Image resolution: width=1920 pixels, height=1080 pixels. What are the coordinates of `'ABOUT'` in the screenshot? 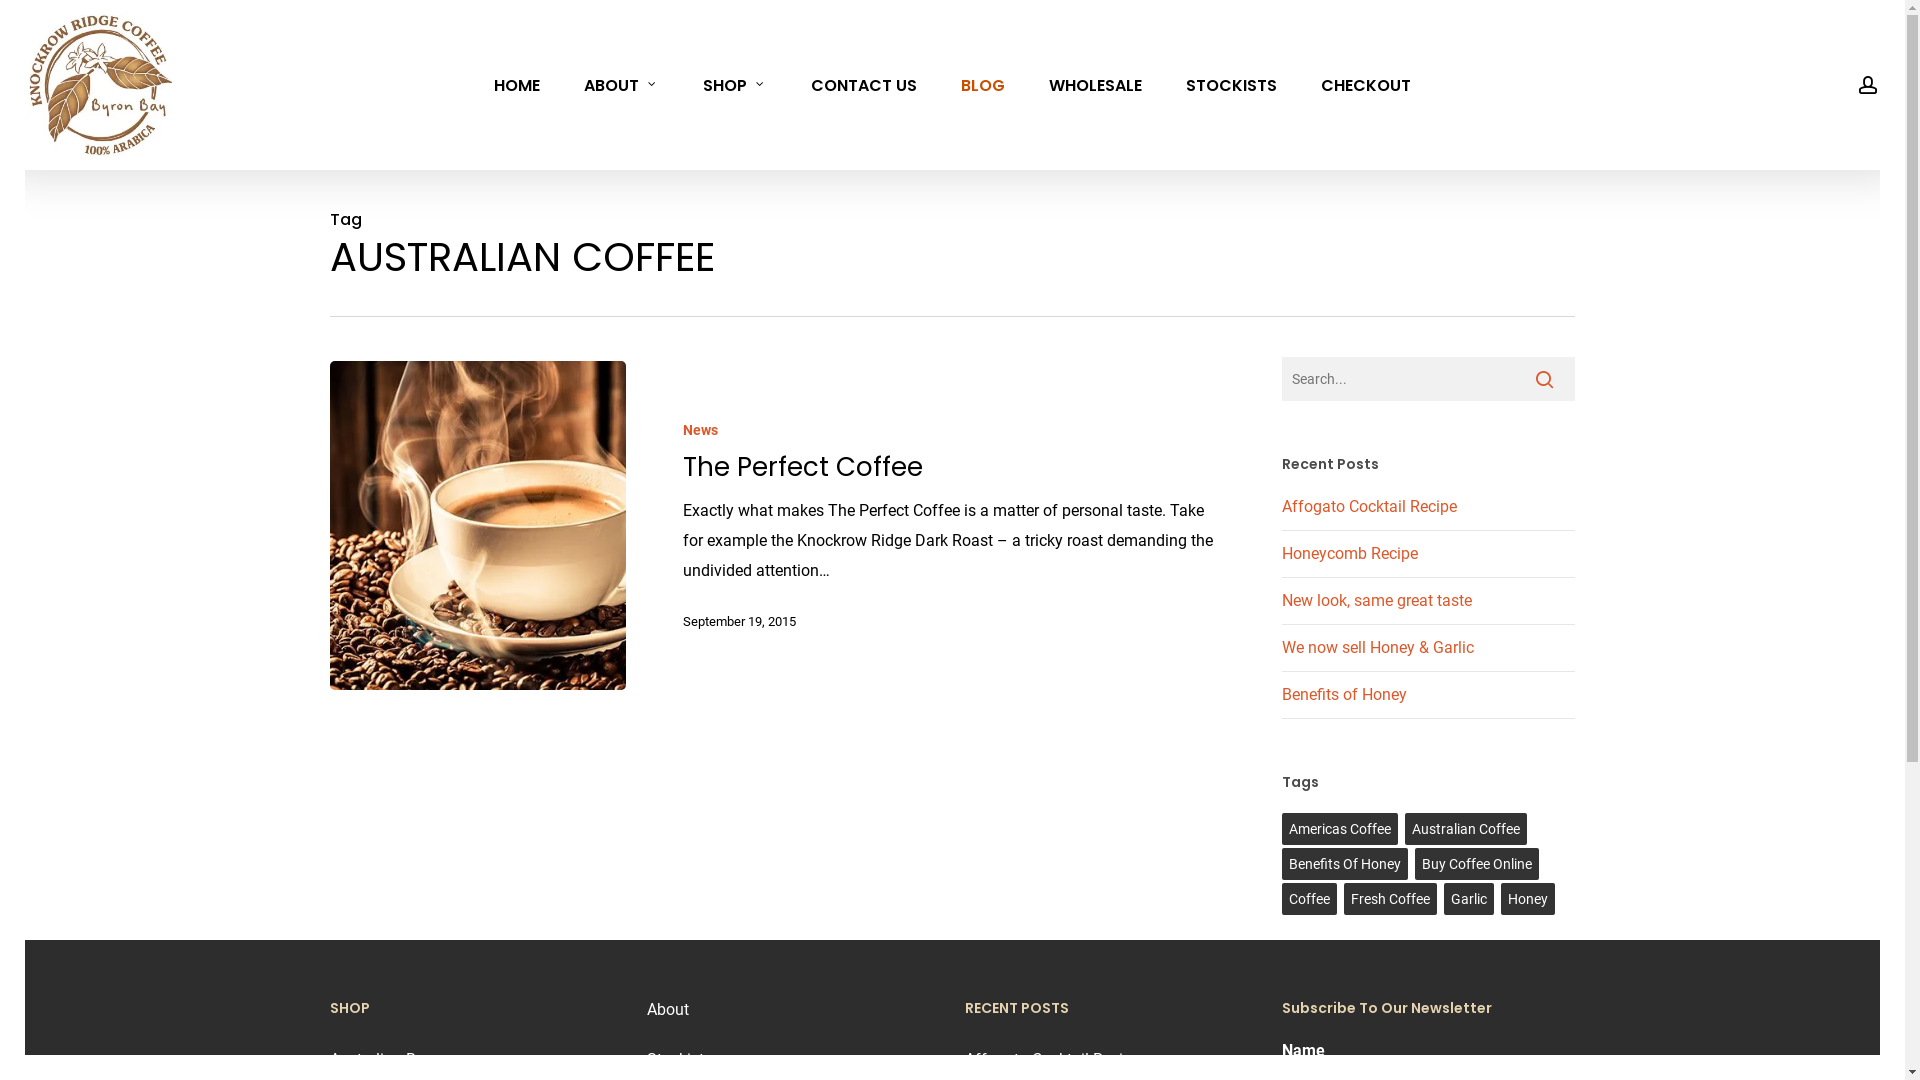 It's located at (620, 83).